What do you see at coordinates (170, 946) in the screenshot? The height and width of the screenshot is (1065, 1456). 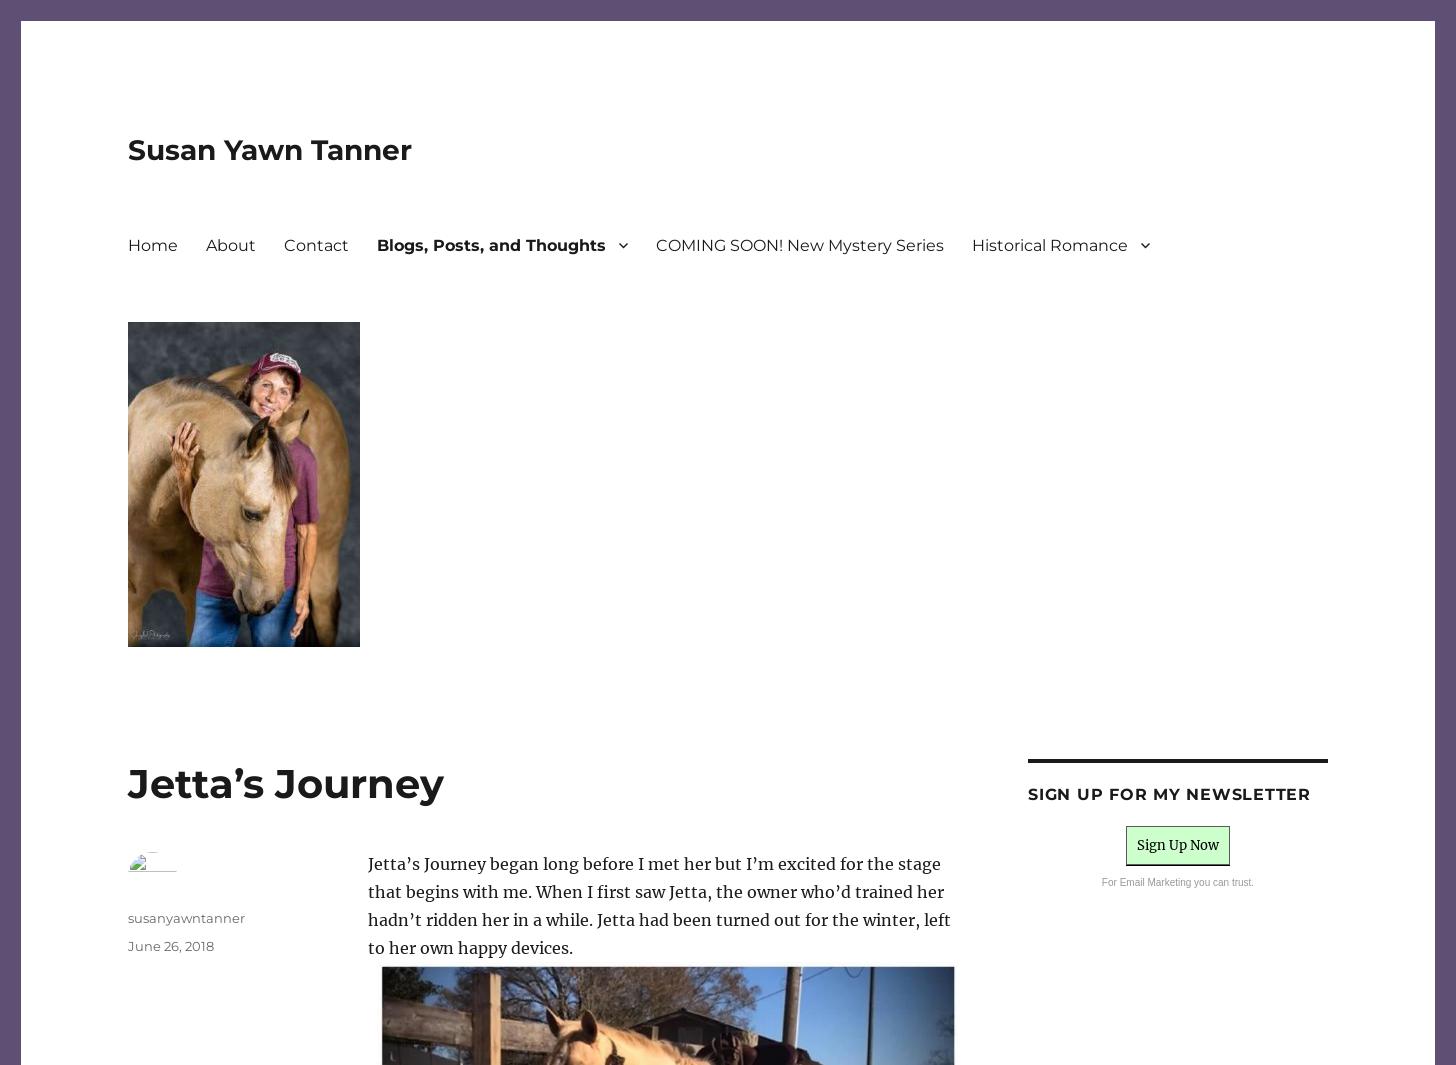 I see `'June 26, 2018'` at bounding box center [170, 946].